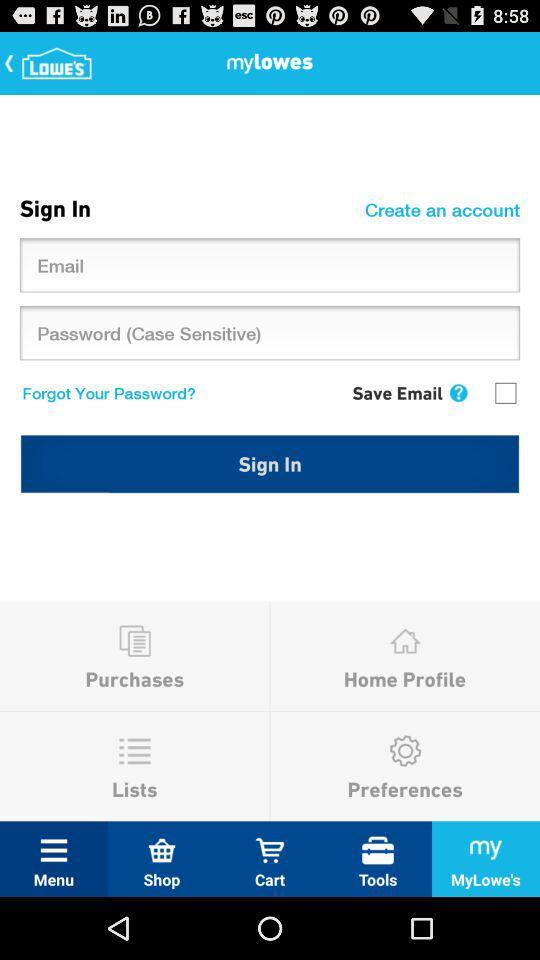 This screenshot has height=960, width=540. I want to click on mylowes logo, so click(50, 62).